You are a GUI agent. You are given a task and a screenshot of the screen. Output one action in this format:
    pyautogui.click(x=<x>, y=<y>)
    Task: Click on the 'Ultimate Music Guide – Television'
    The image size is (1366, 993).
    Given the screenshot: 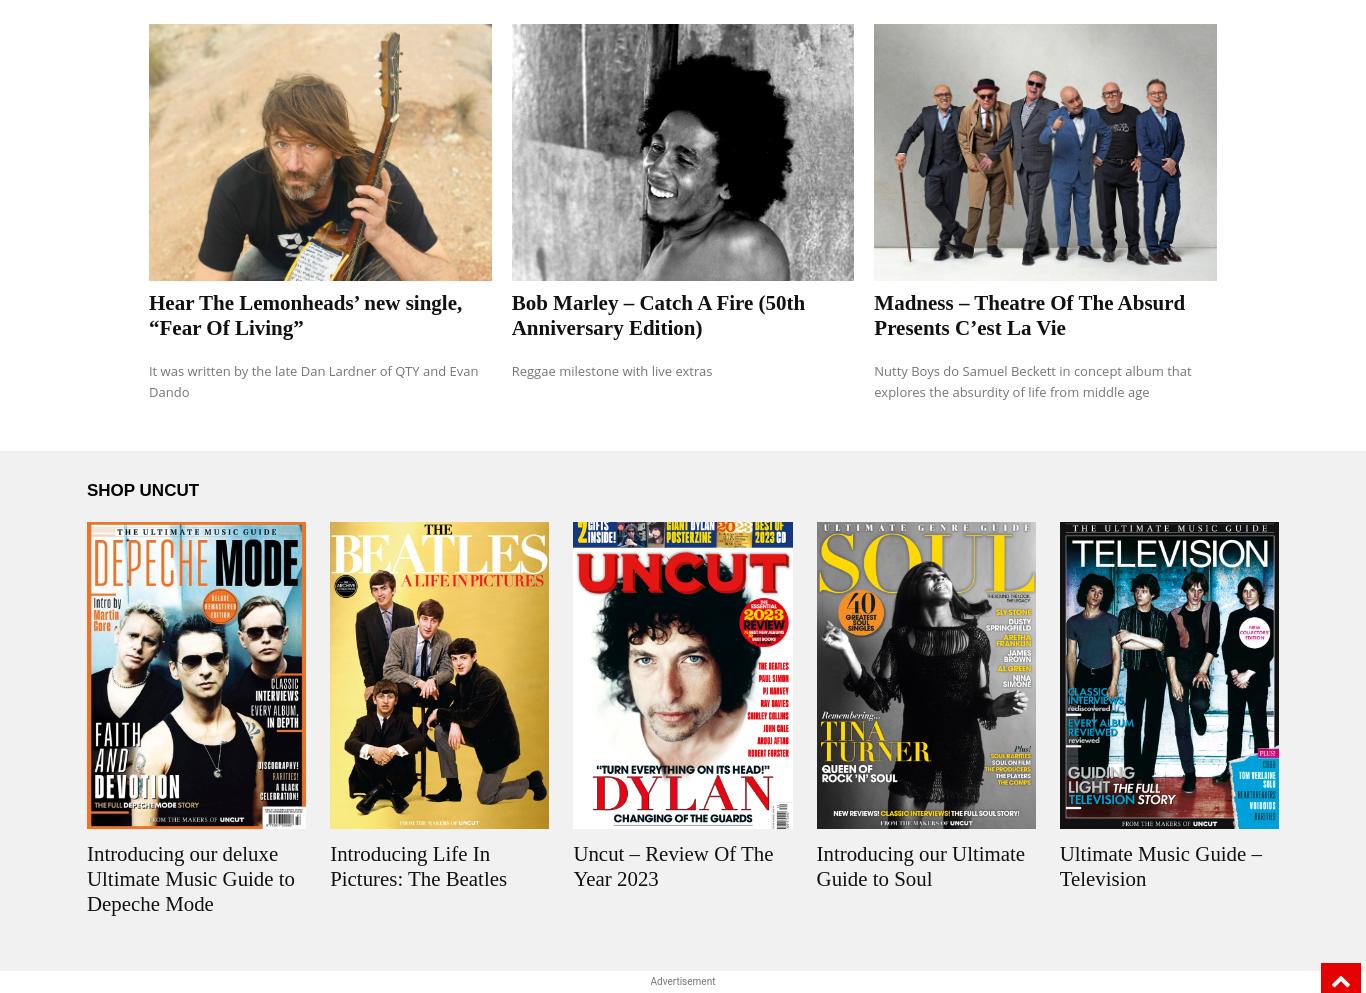 What is the action you would take?
    pyautogui.click(x=1058, y=865)
    